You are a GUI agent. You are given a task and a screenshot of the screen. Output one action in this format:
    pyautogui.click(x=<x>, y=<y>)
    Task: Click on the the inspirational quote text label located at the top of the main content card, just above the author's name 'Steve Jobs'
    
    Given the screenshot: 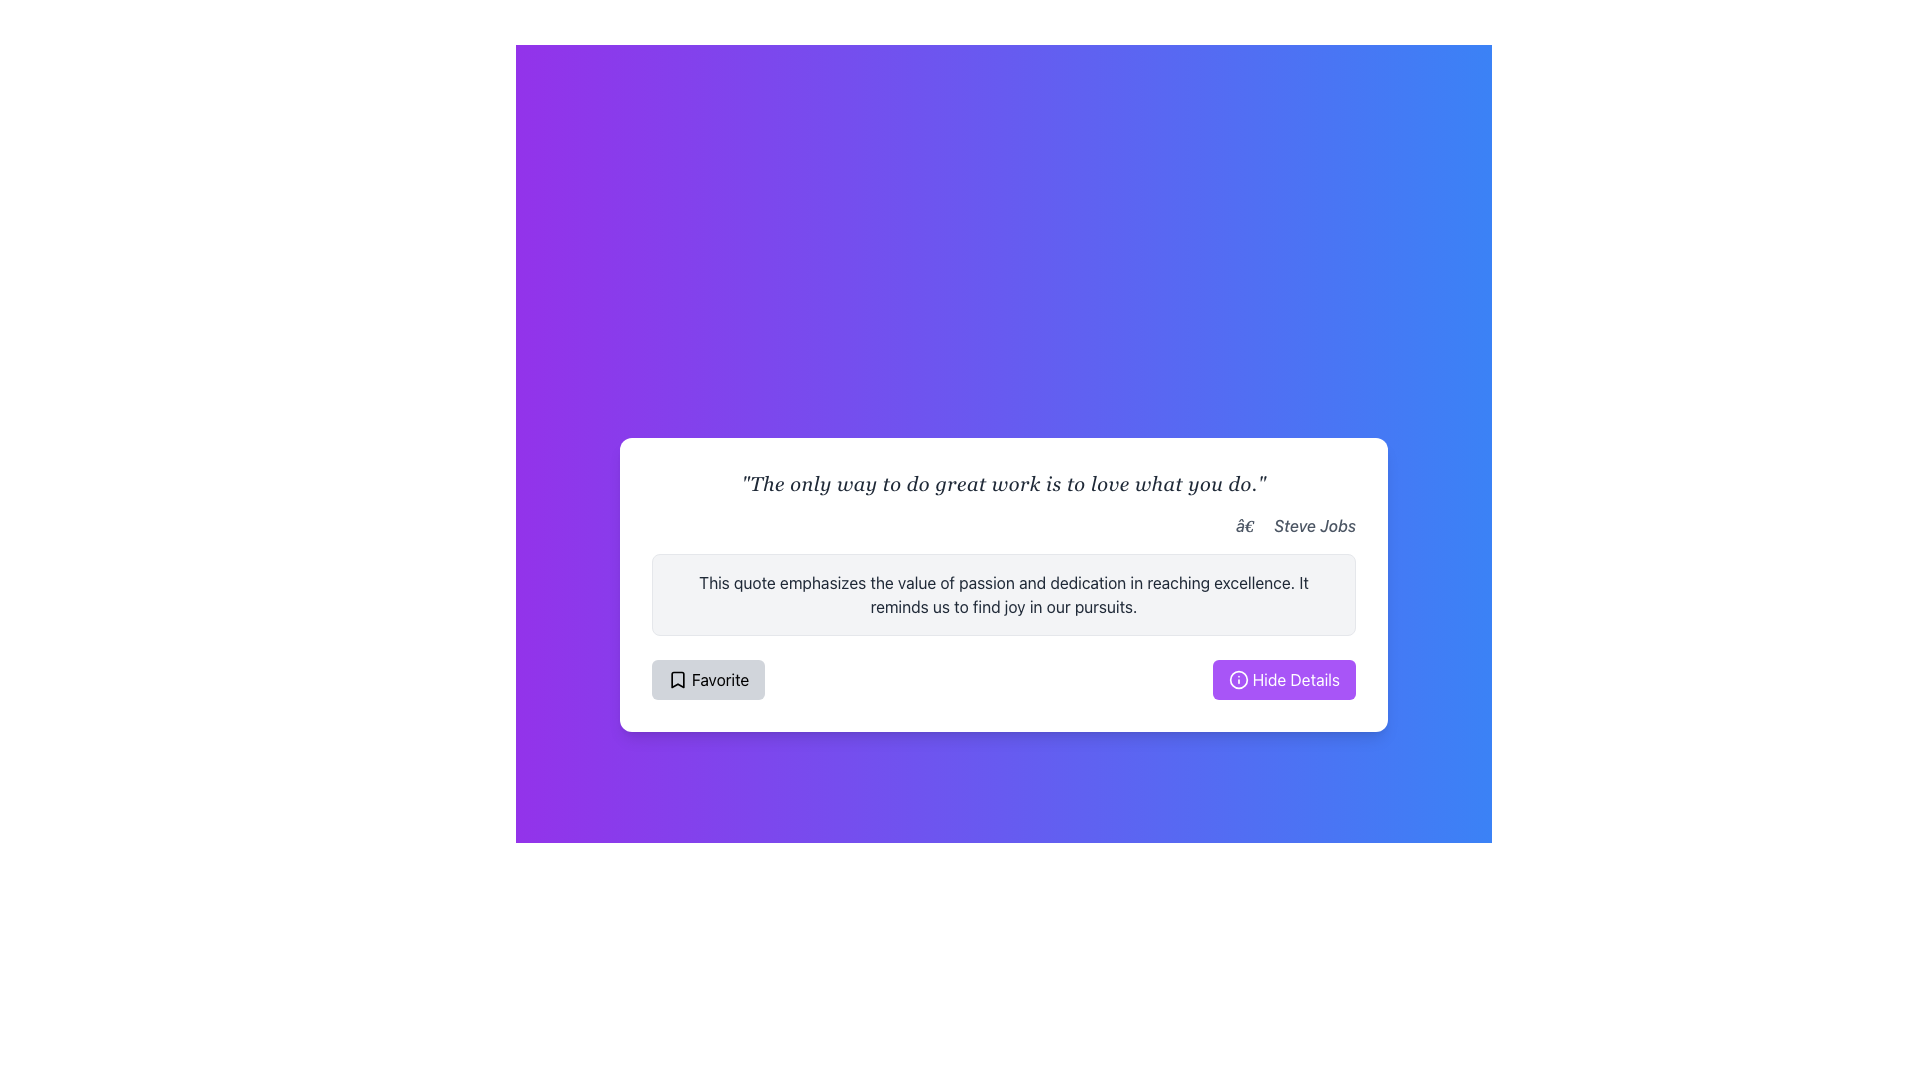 What is the action you would take?
    pyautogui.click(x=1003, y=483)
    